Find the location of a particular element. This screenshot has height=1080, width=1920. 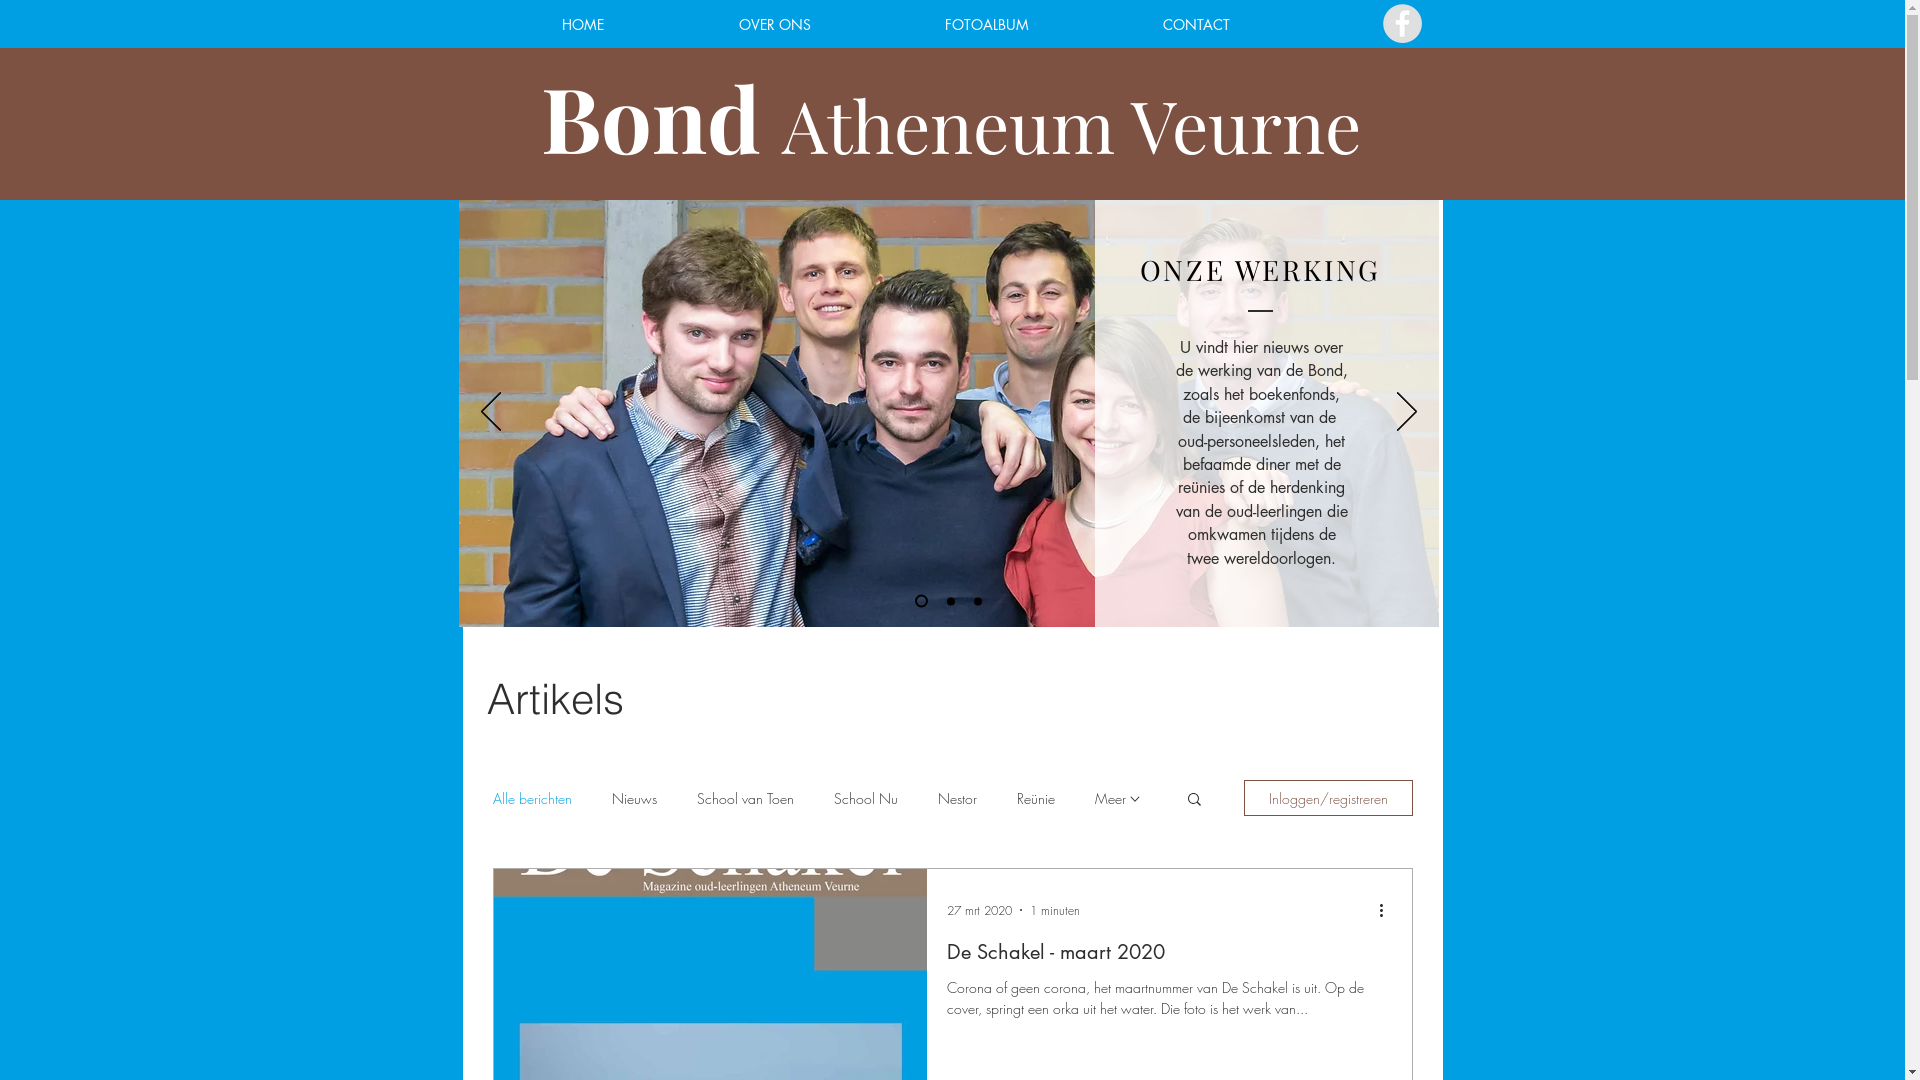

'Nestor' is located at coordinates (956, 796).